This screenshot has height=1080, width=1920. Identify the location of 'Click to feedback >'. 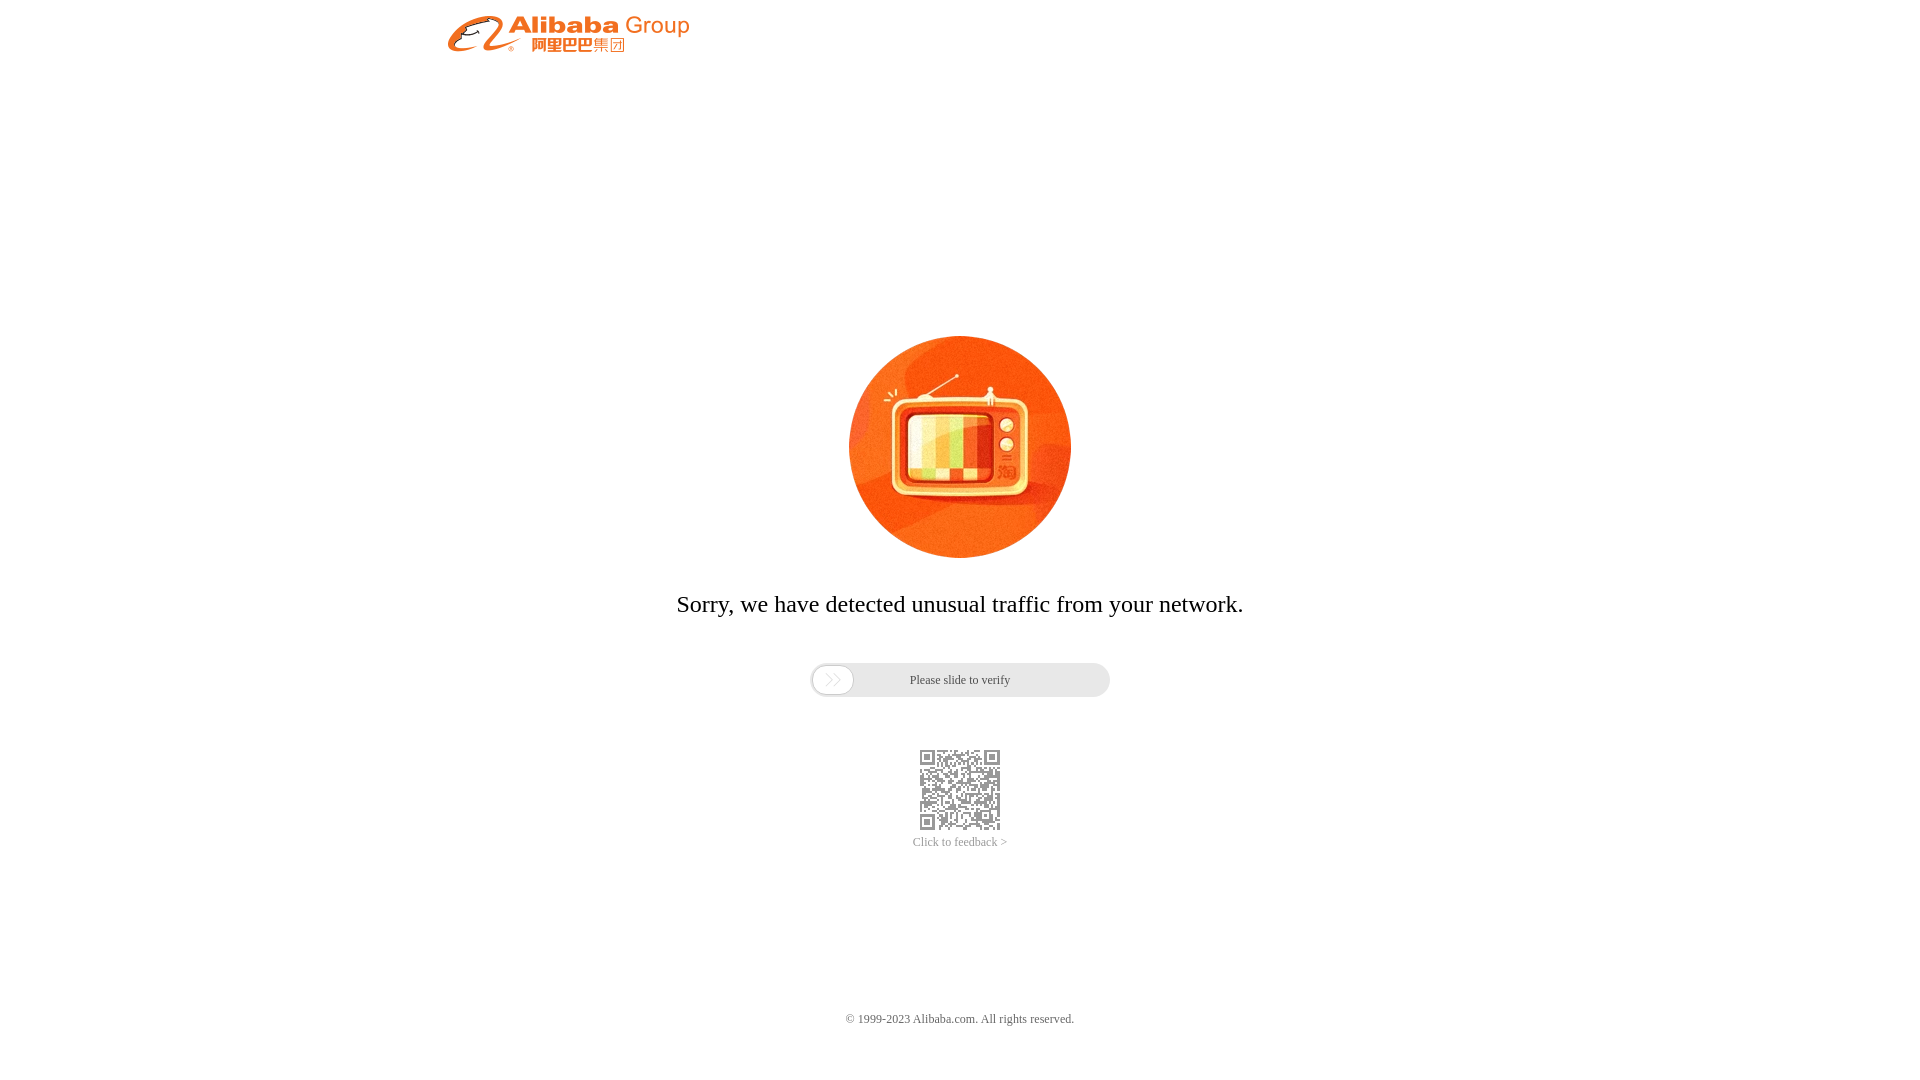
(911, 842).